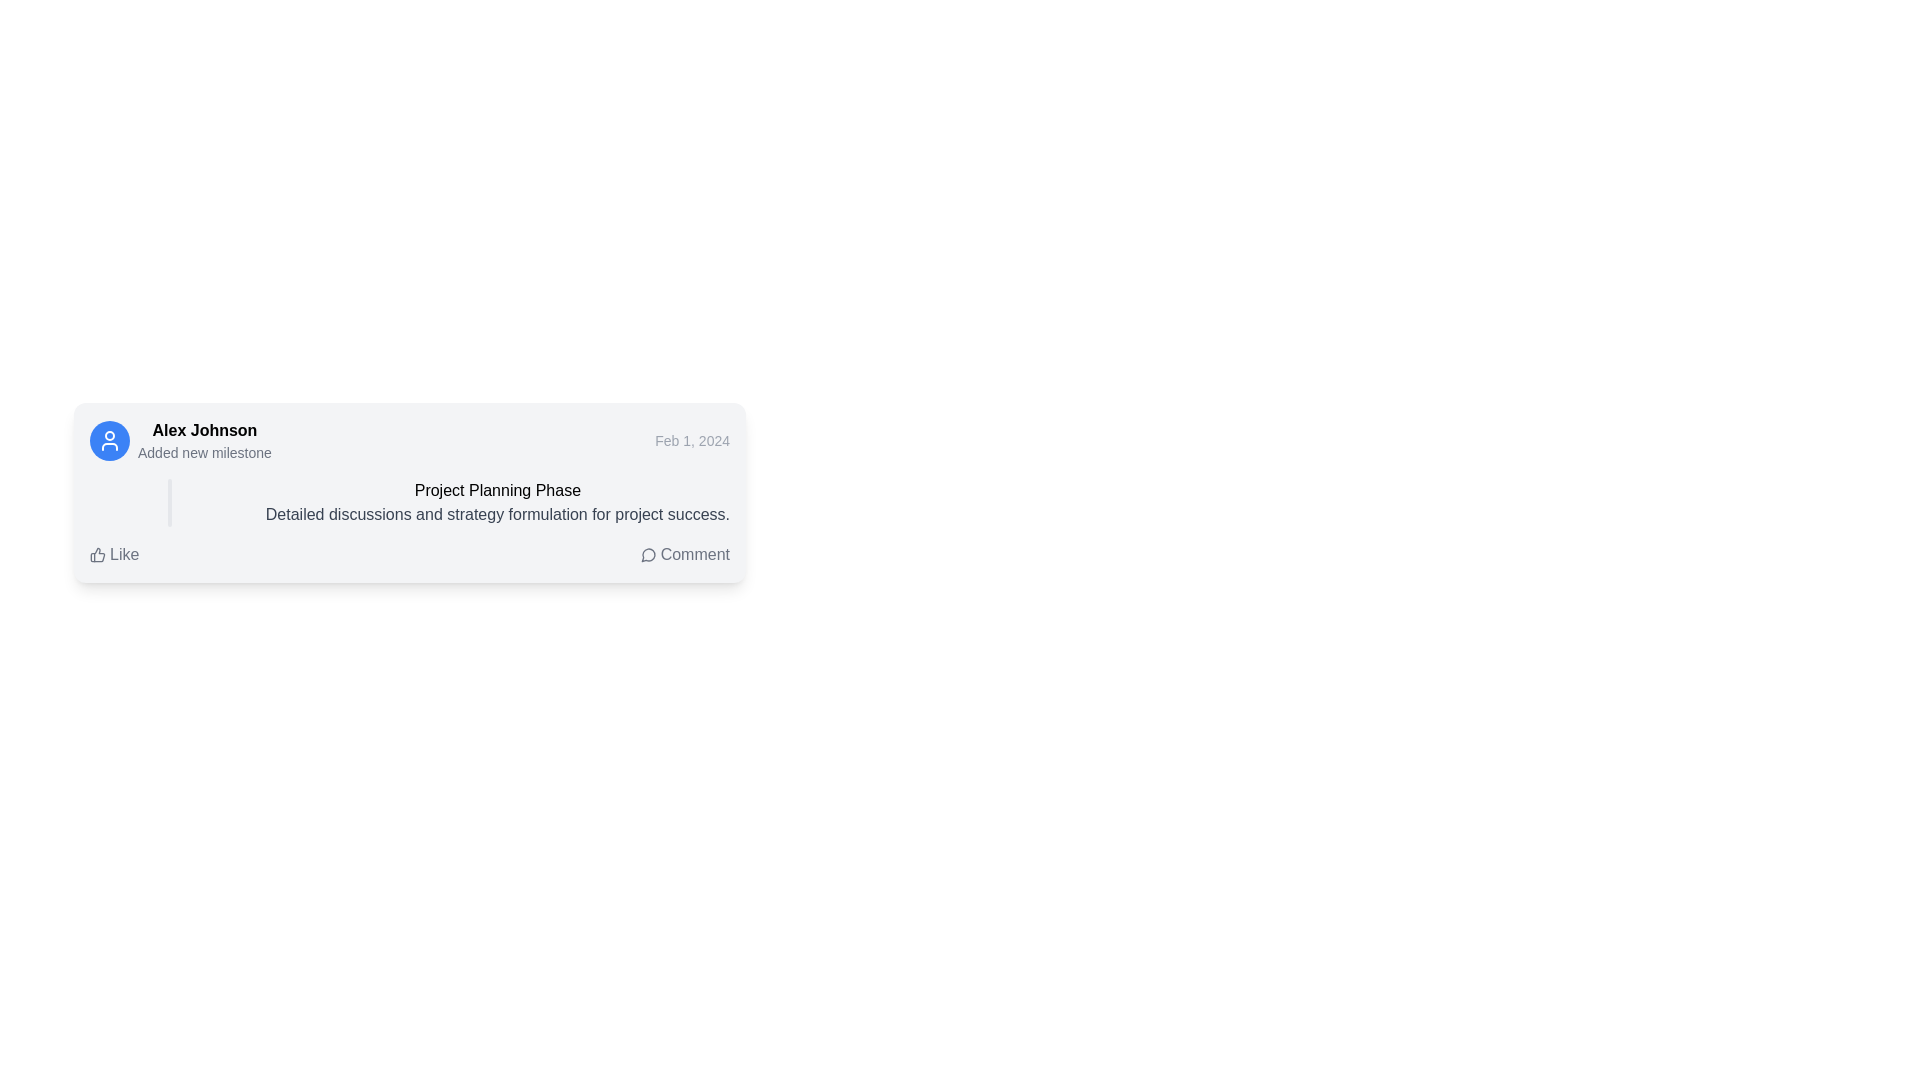 The width and height of the screenshot is (1920, 1080). What do you see at coordinates (408, 501) in the screenshot?
I see `the informational Text block located beneath the heading 'Alex Johnson' and the date 'Feb 1, 2024', which is positioned above the 'Like' and 'Comment' buttons` at bounding box center [408, 501].